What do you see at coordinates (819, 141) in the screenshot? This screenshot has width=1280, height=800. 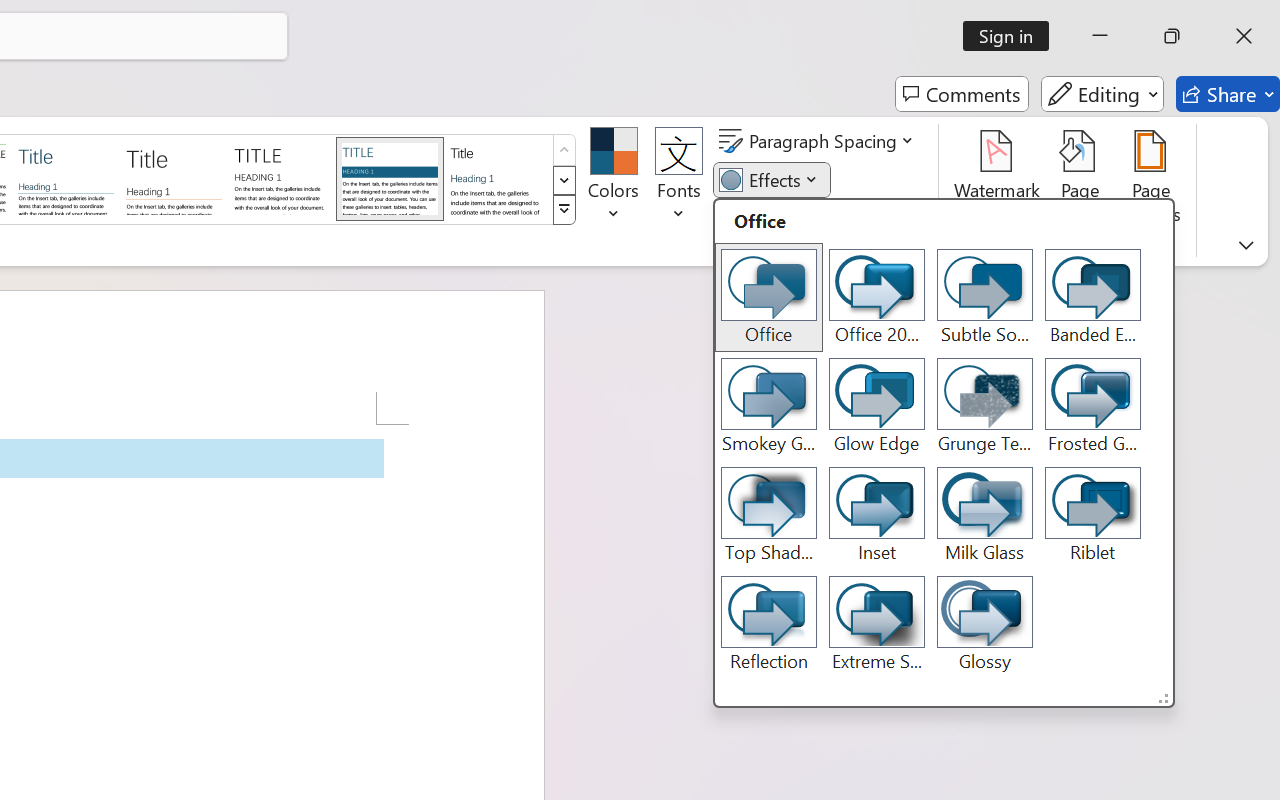 I see `'Paragraph Spacing'` at bounding box center [819, 141].